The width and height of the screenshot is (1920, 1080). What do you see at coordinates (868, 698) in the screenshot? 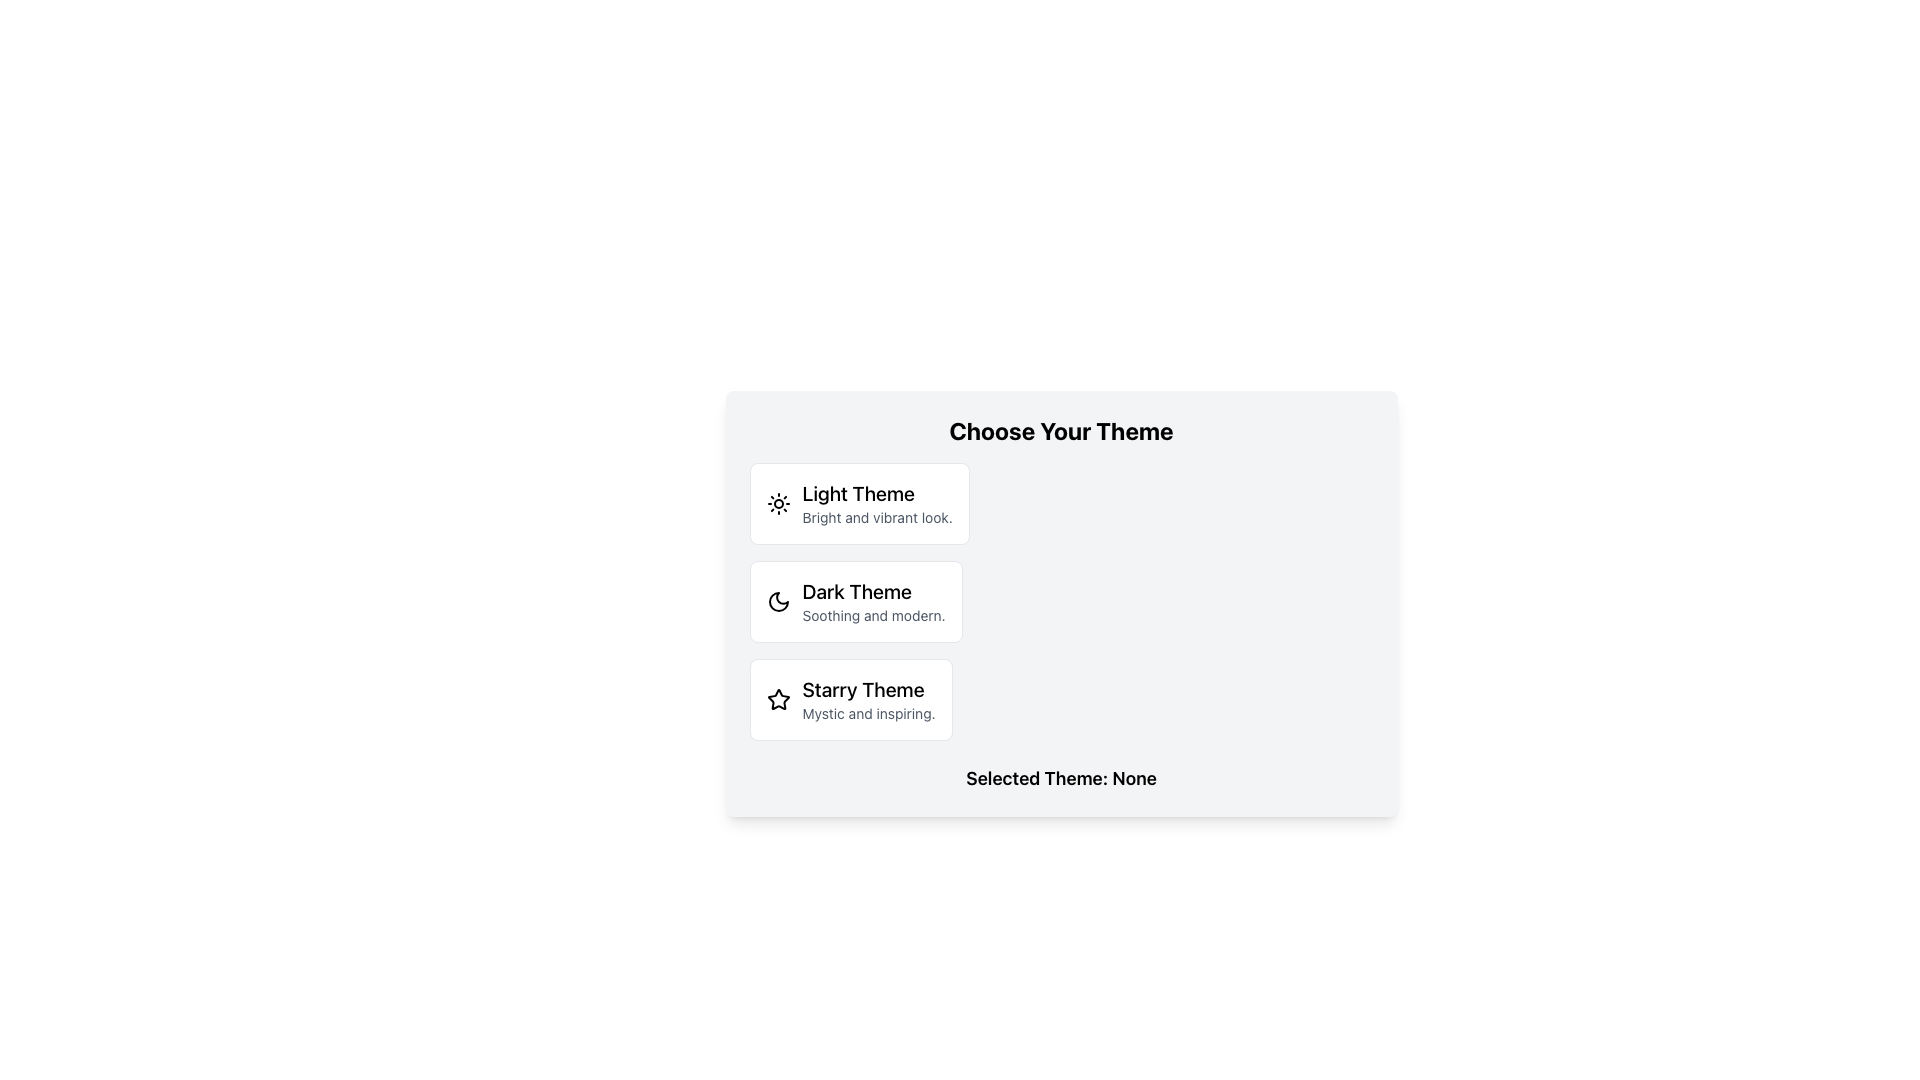
I see `the 'Starry Theme' text description element, which provides information about the theme option located below the 'Dark Theme' in the theme selection list` at bounding box center [868, 698].